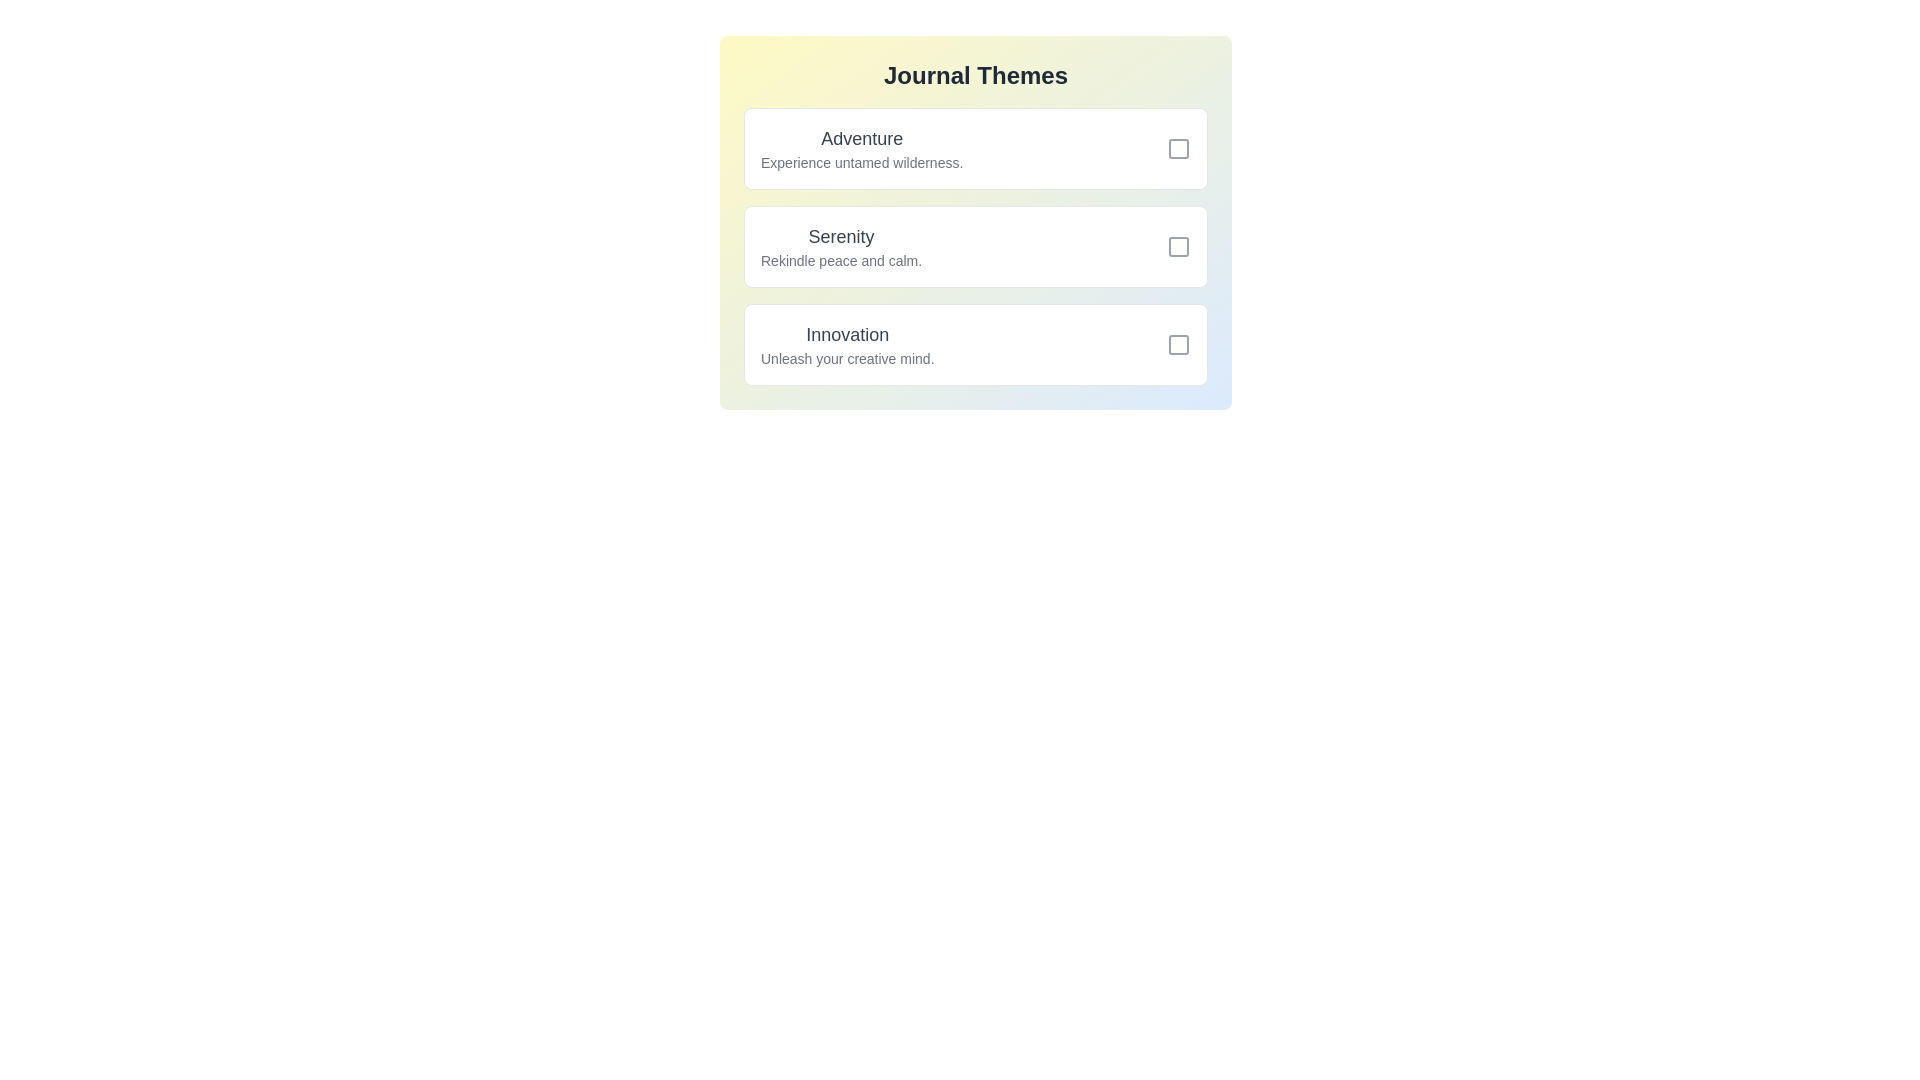  Describe the element at coordinates (841, 235) in the screenshot. I see `the text label 'Serenity' which is styled with a medium-sized font and gray color, located within the second card under the header 'Journal Themes'` at that location.